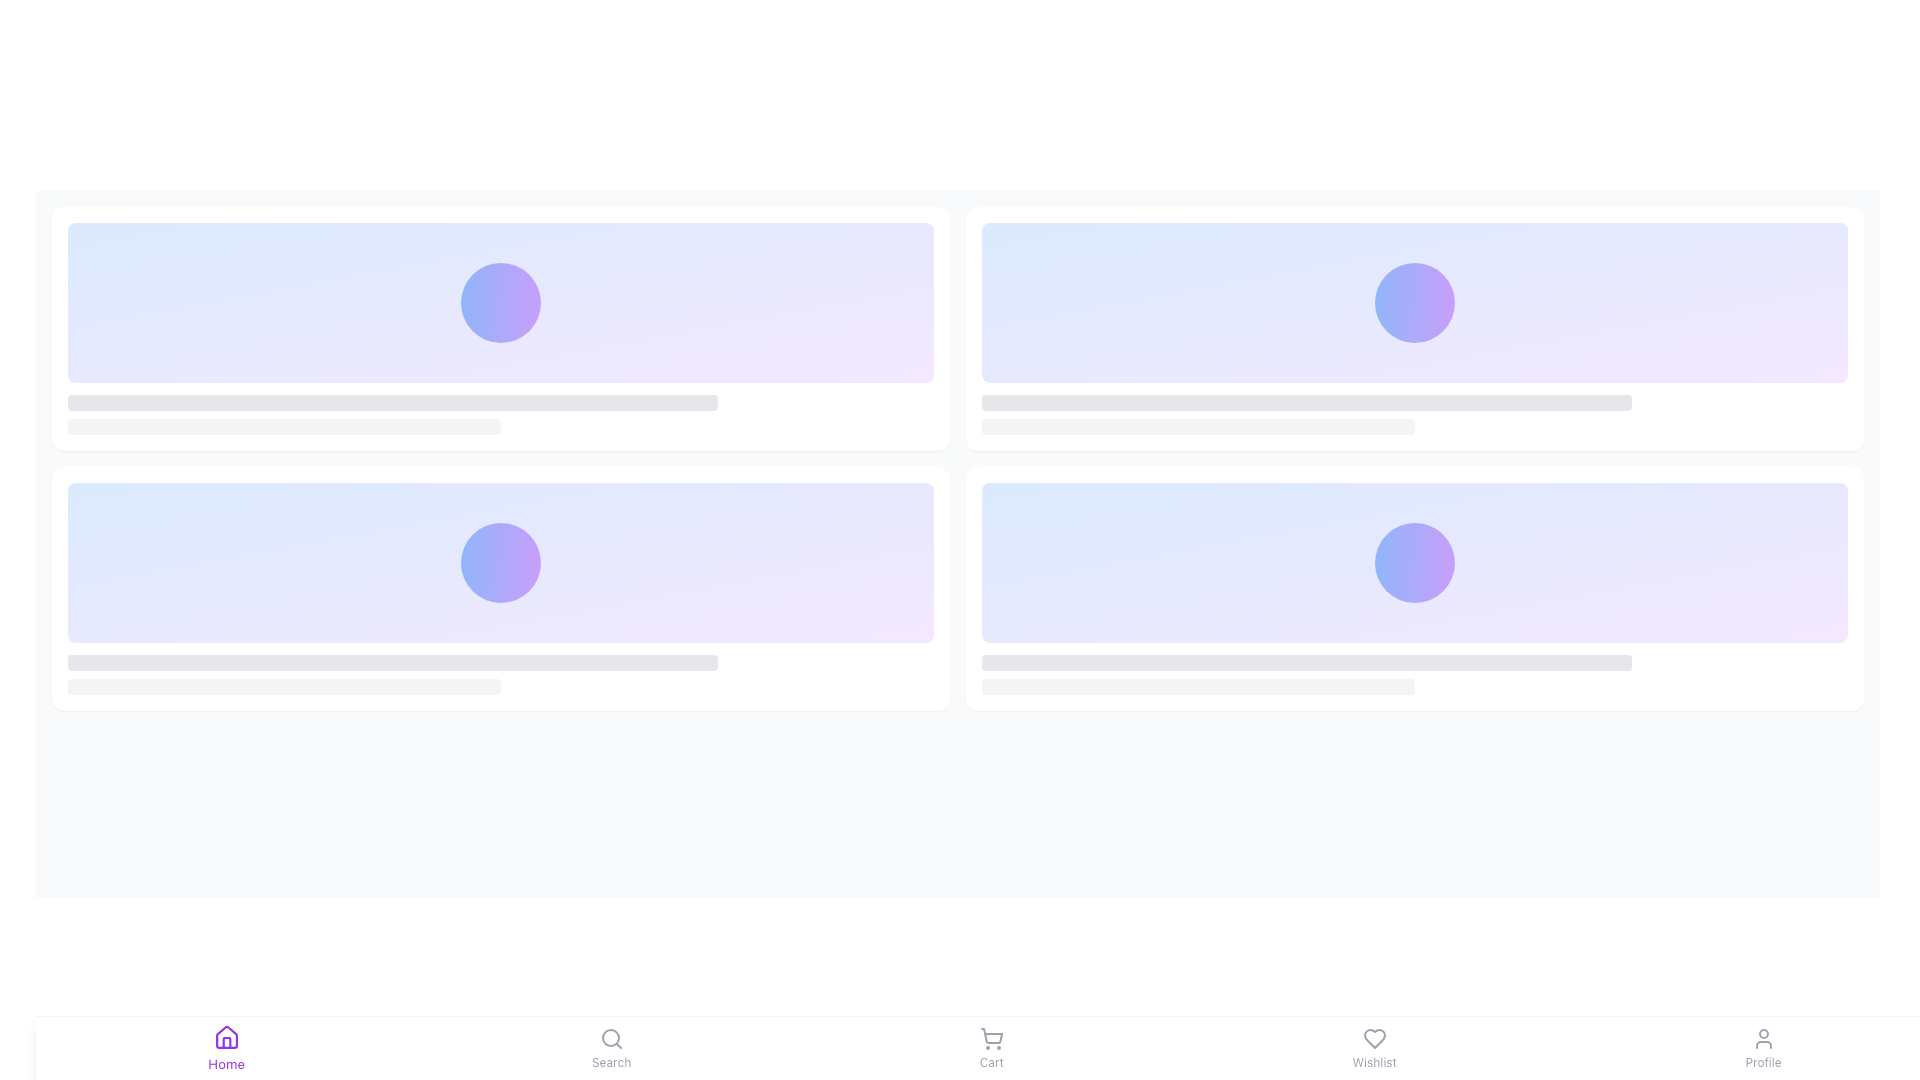 The height and width of the screenshot is (1080, 1920). I want to click on the heart-shaped vector graphic icon in the bottom navigation bar under the 'Wishlist' label, so click(1373, 1037).